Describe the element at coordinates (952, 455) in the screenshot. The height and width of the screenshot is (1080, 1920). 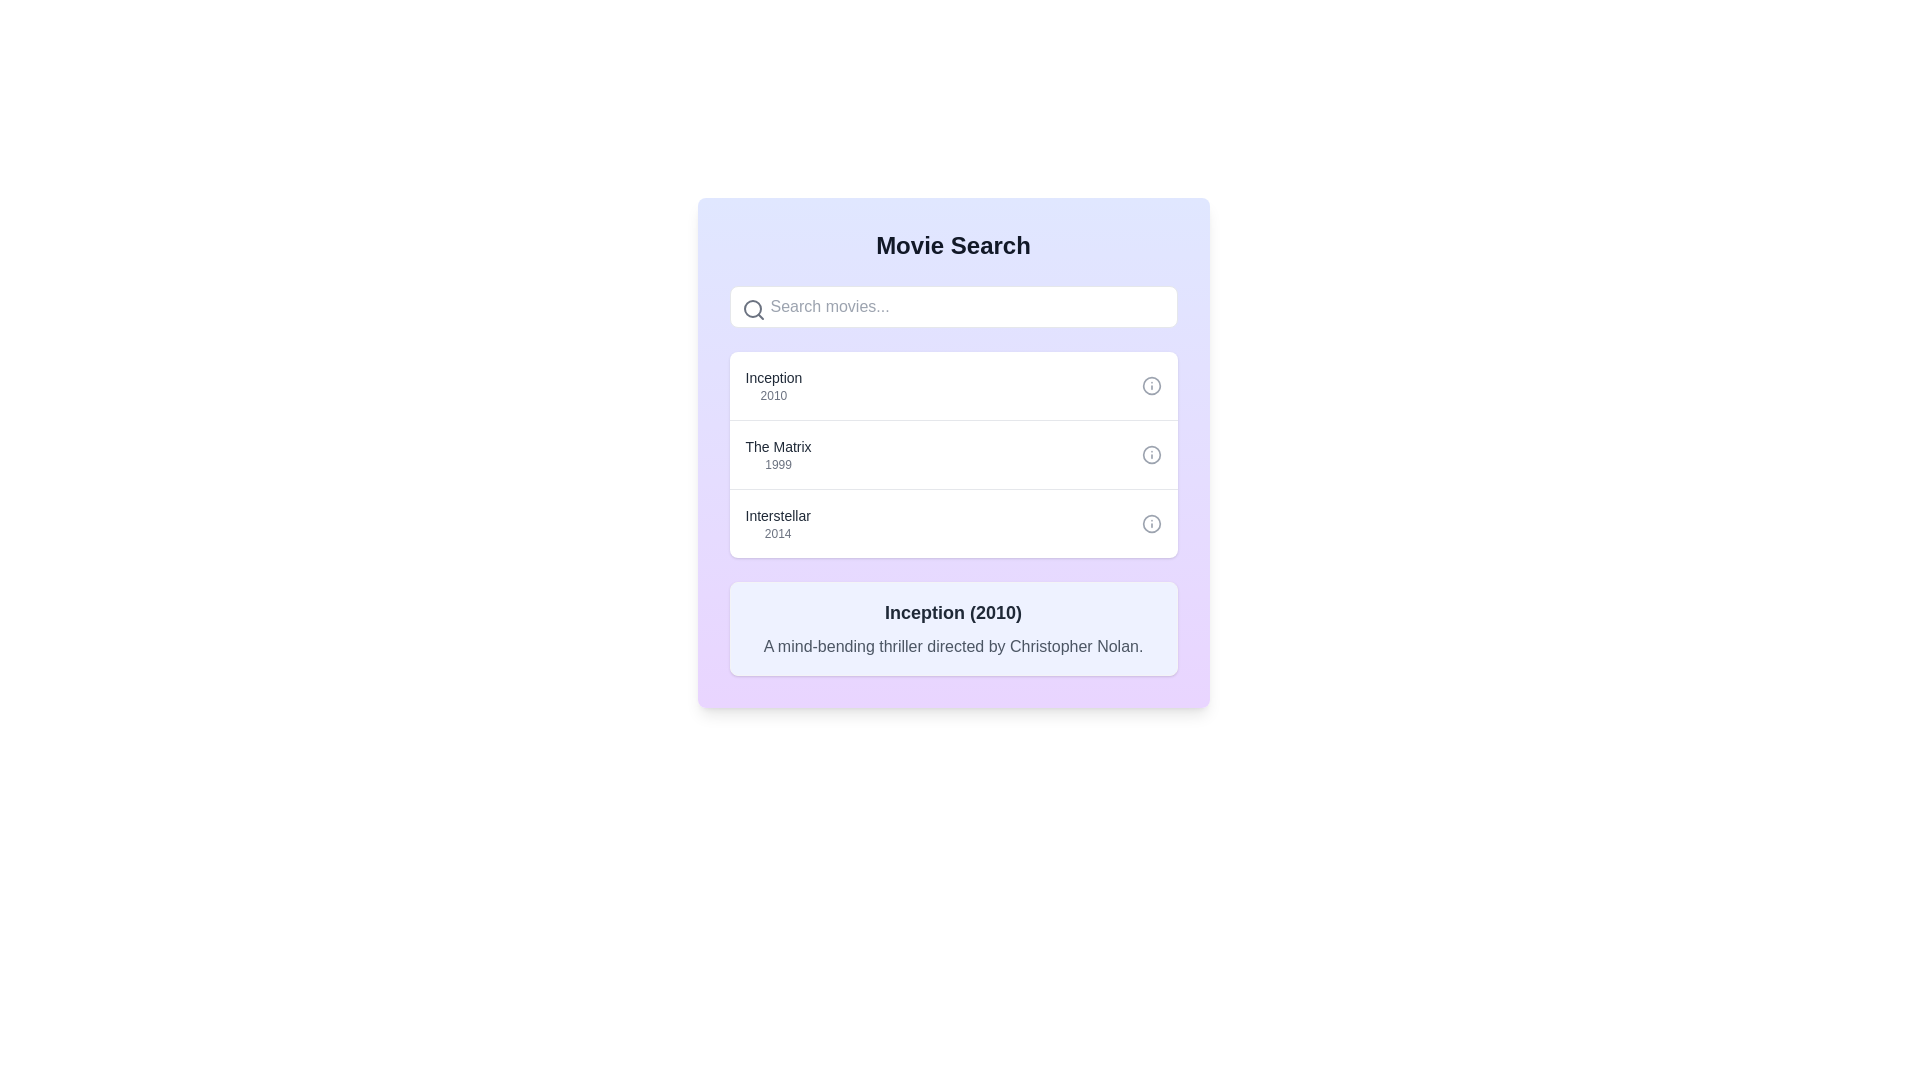
I see `the list item representing the movie 'The Matrix' (1999)` at that location.